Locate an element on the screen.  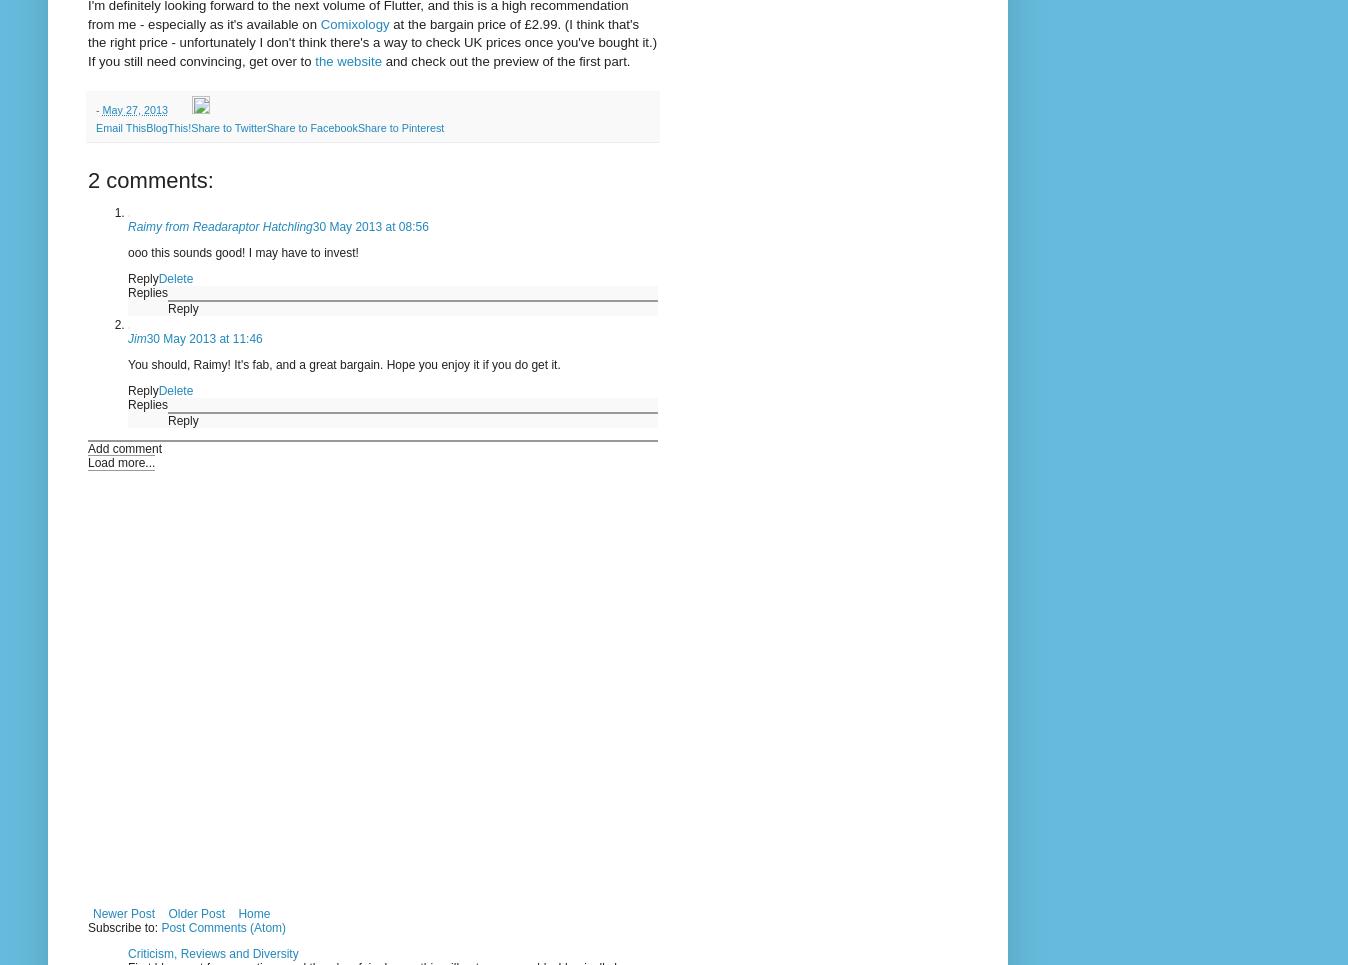
'Criticism, Reviews and Diversity' is located at coordinates (212, 953).